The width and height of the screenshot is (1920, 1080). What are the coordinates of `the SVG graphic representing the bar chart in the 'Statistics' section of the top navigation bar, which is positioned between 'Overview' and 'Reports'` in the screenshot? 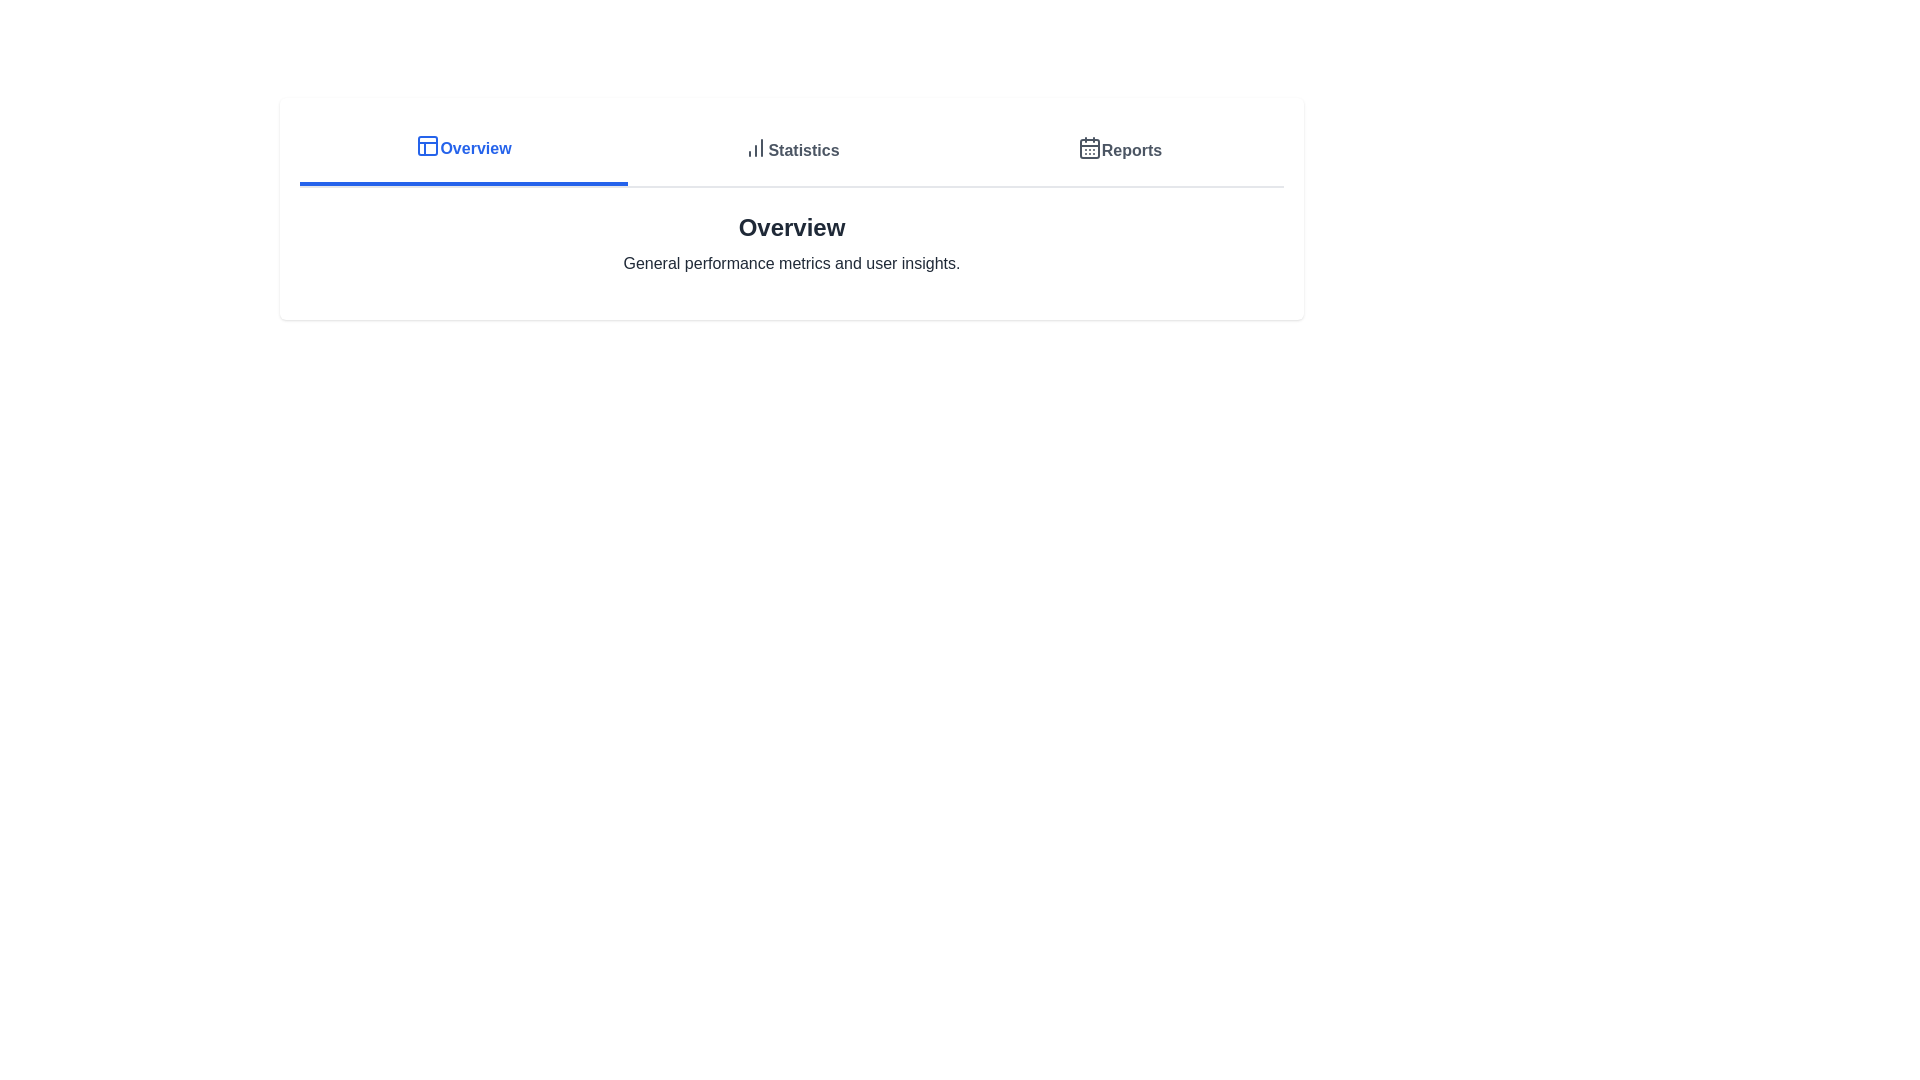 It's located at (755, 146).